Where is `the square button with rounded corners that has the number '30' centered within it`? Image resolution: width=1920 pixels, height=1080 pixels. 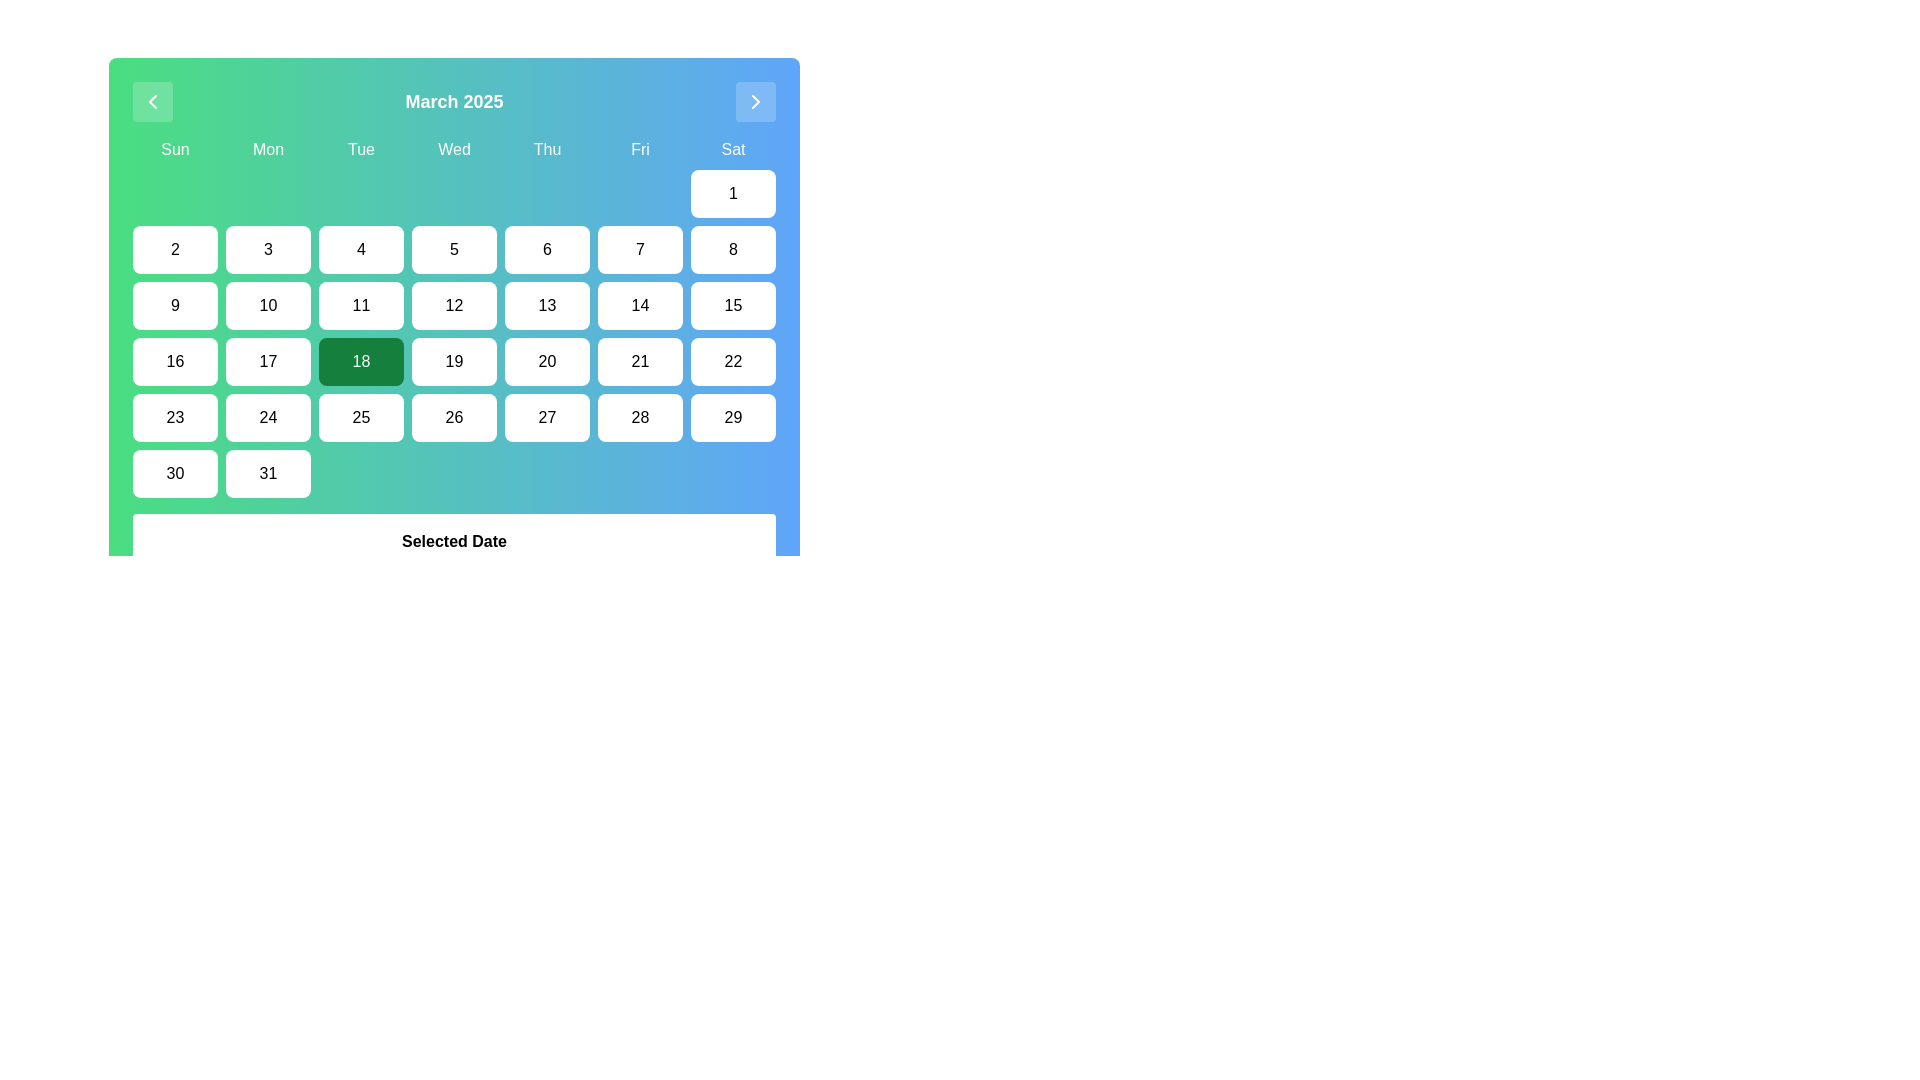
the square button with rounded corners that has the number '30' centered within it is located at coordinates (175, 474).